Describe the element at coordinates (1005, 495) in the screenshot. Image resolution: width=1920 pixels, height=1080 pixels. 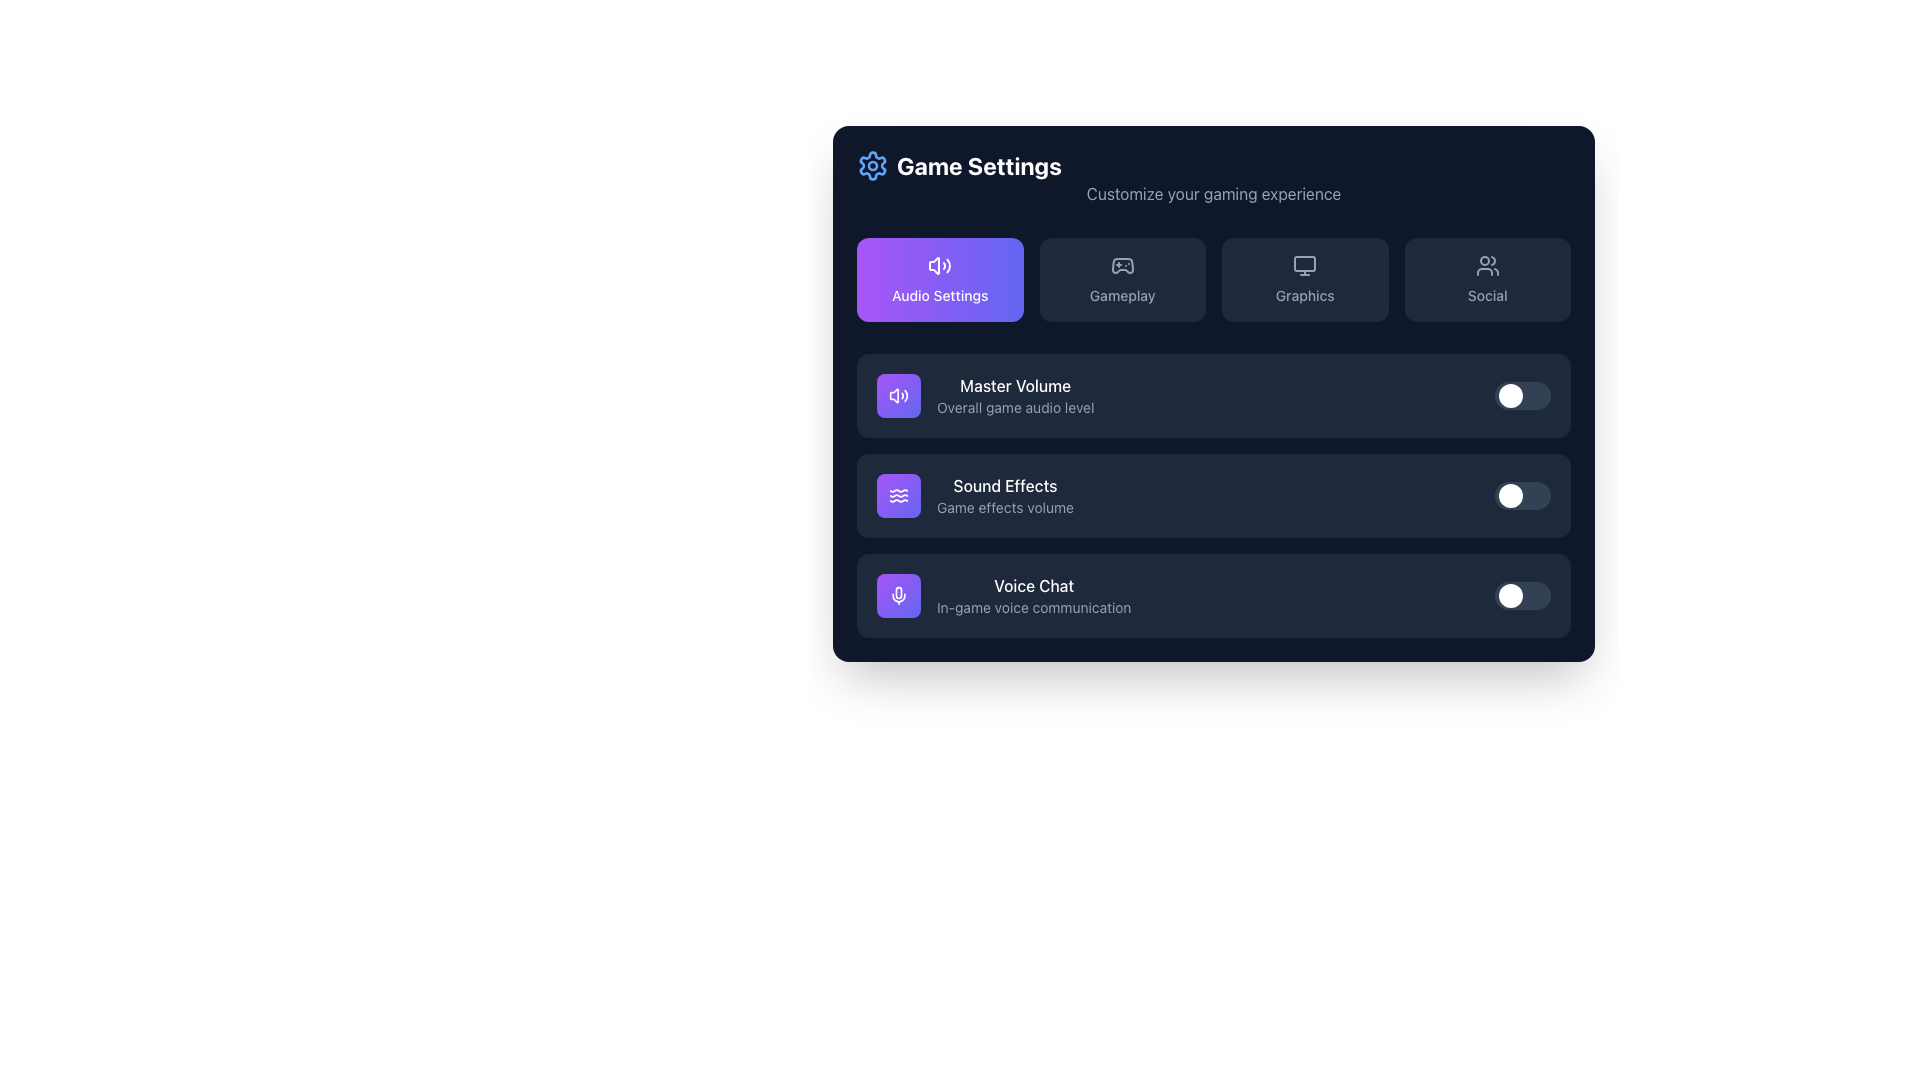
I see `the 'Sound Effects' text display element, which is a static label featuring the upper component labeled 'Sound Effects' in white font and the lower component 'Game effects volume' in slate-gray font, located centrally in a dark blue section below 'Master Volume'` at that location.